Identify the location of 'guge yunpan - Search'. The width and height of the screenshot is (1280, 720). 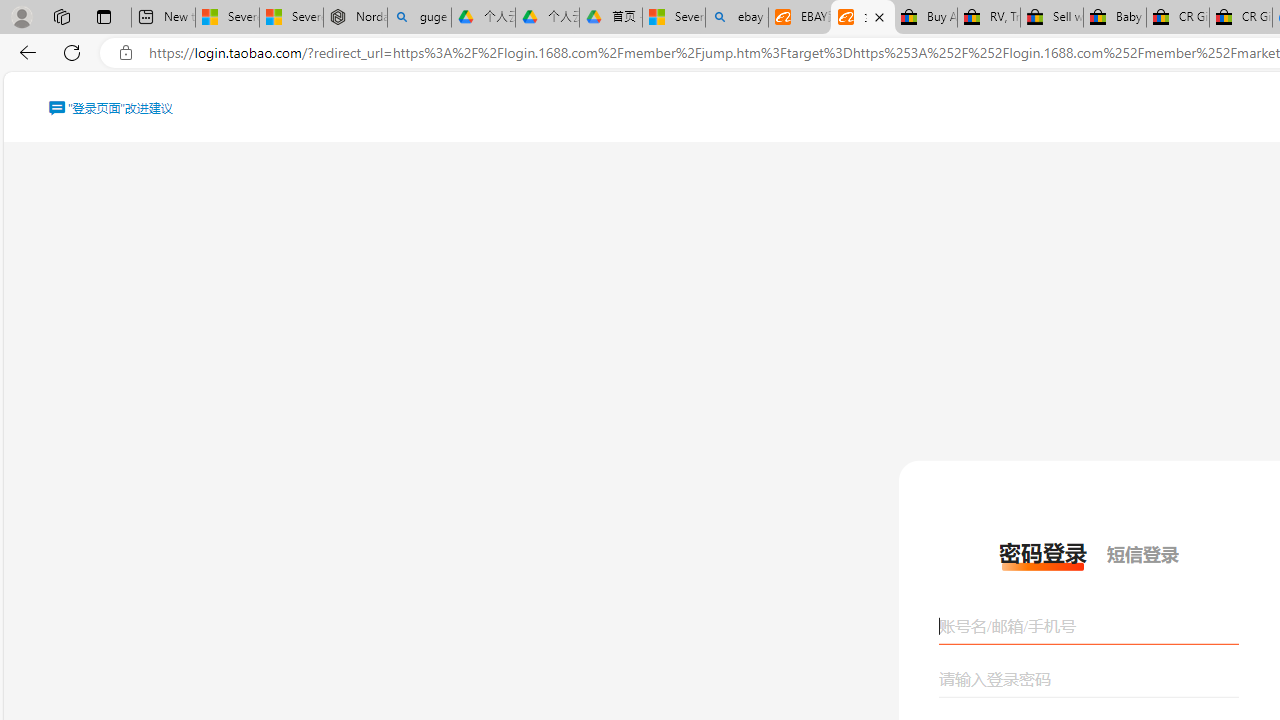
(418, 17).